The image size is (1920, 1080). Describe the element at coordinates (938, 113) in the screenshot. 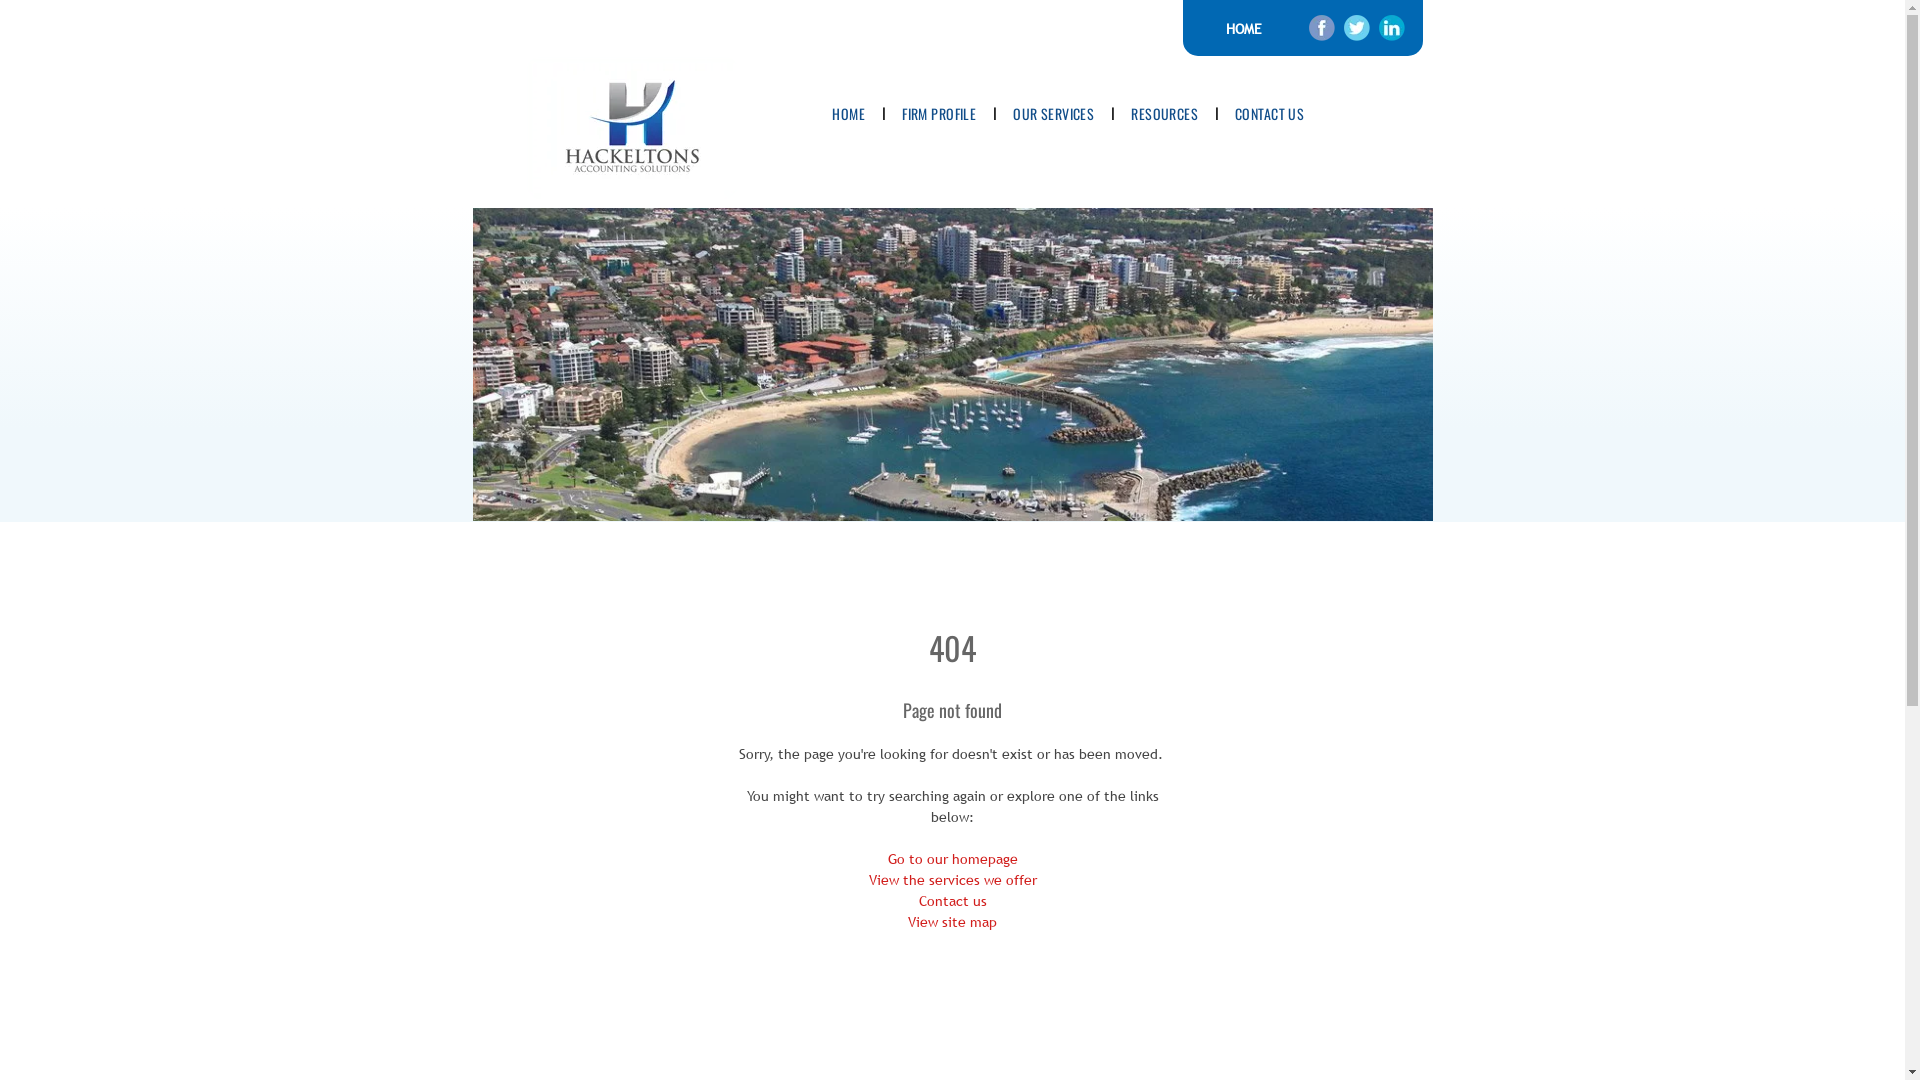

I see `'FIRM PROFILE'` at that location.